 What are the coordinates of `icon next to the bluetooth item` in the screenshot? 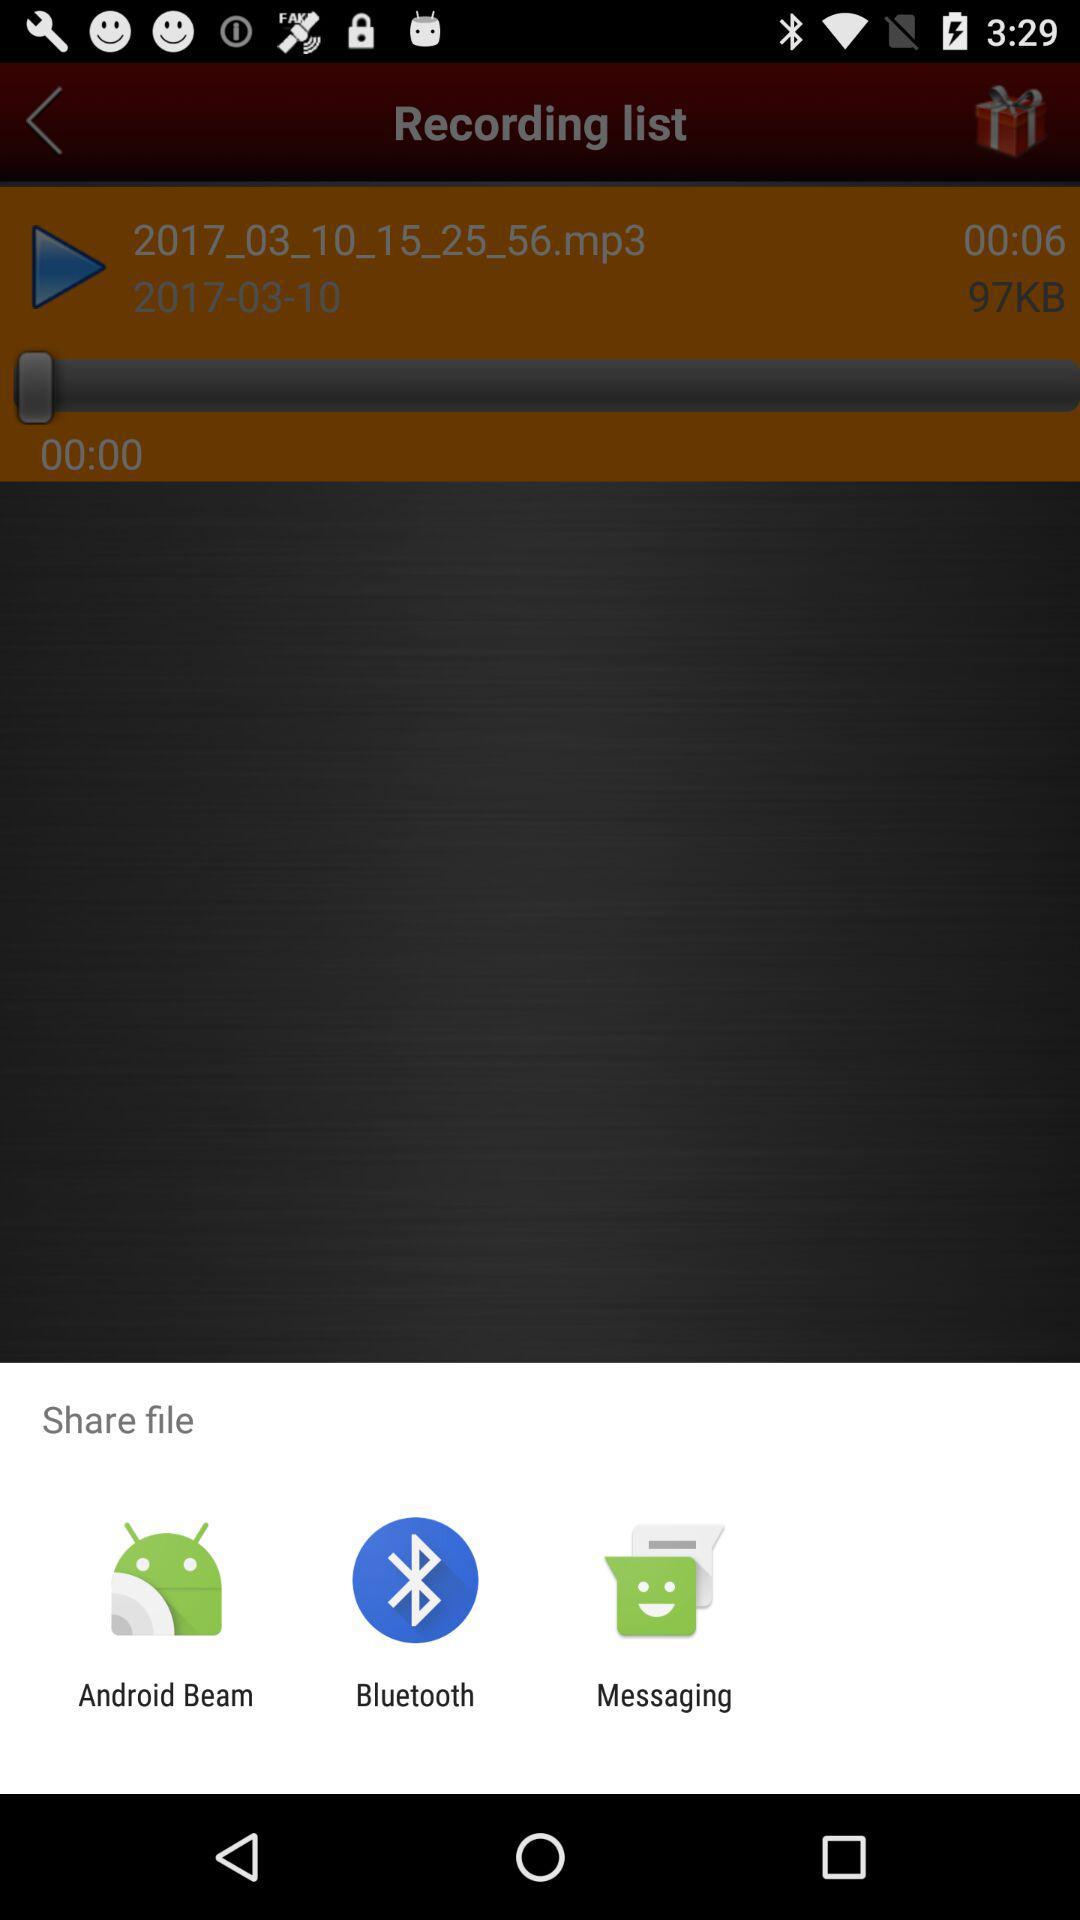 It's located at (165, 1711).